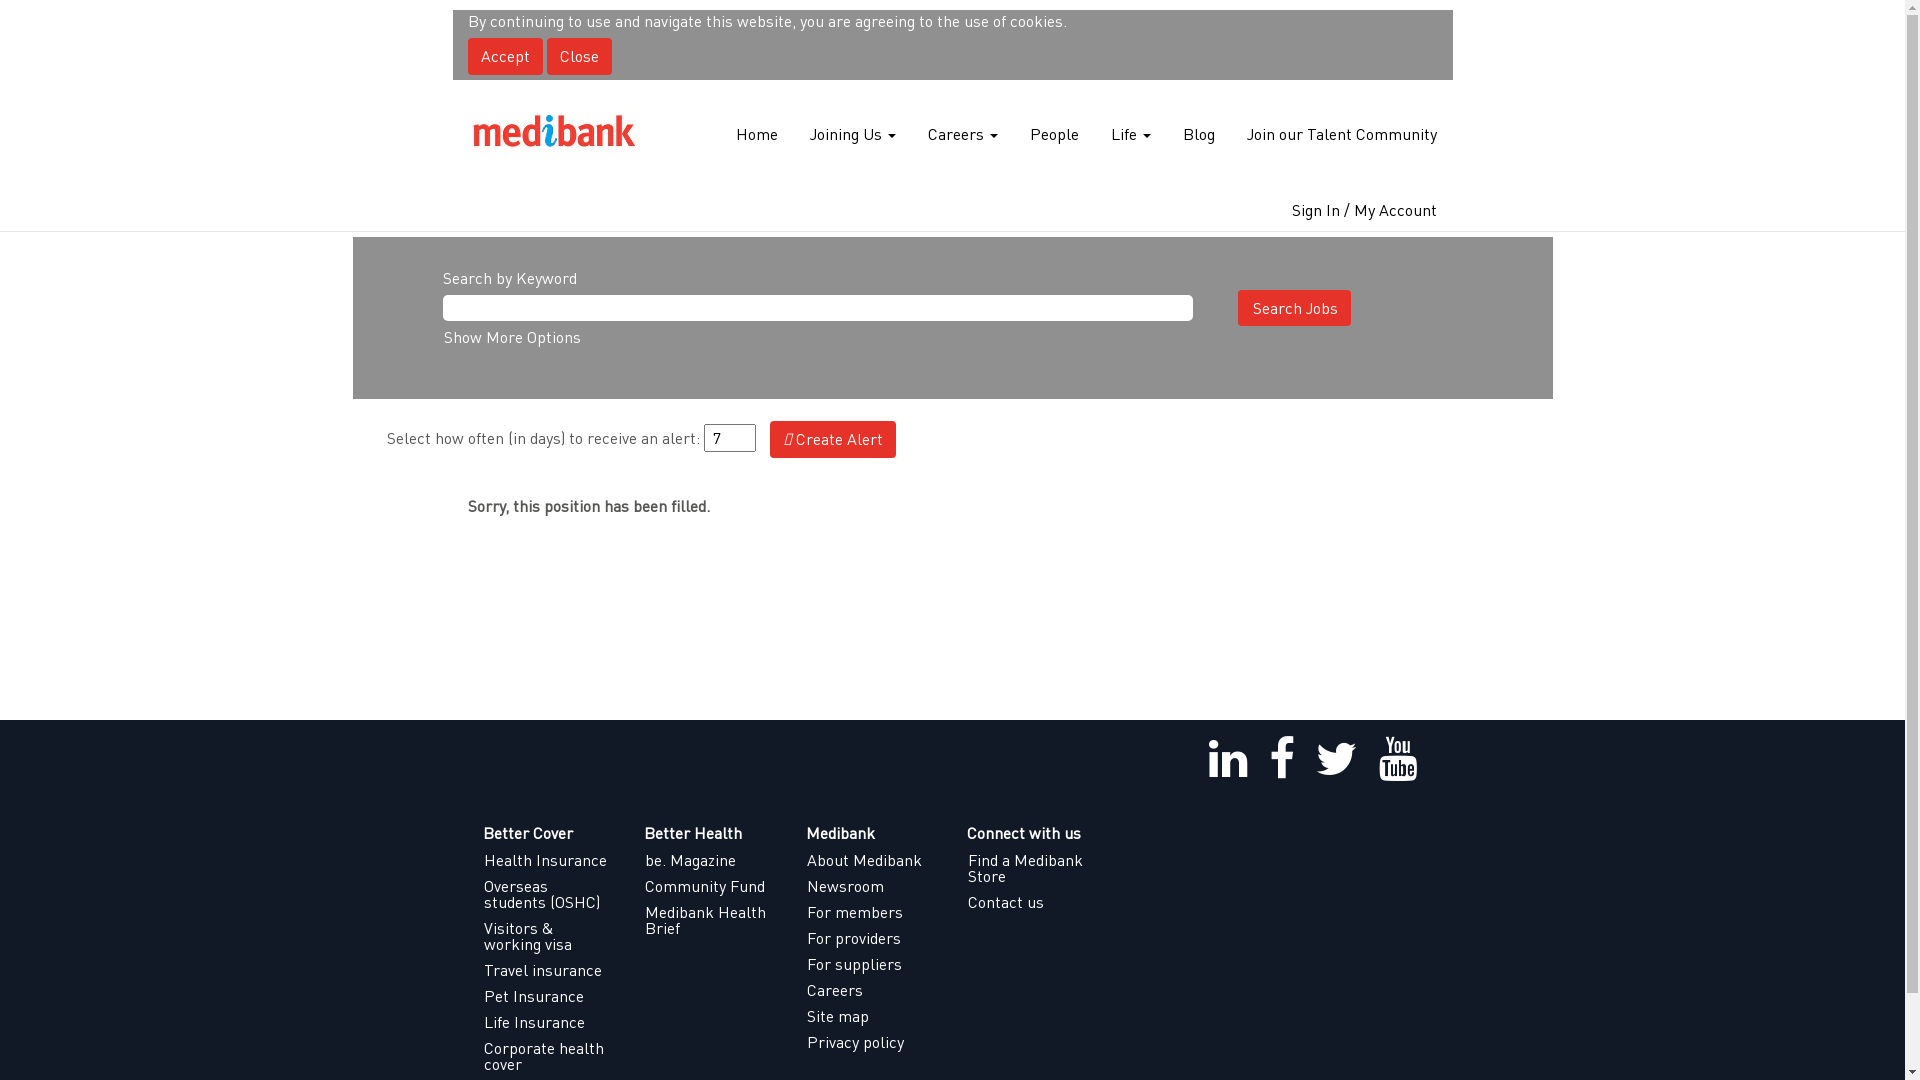 The width and height of the screenshot is (1920, 1080). Describe the element at coordinates (577, 55) in the screenshot. I see `'Close'` at that location.